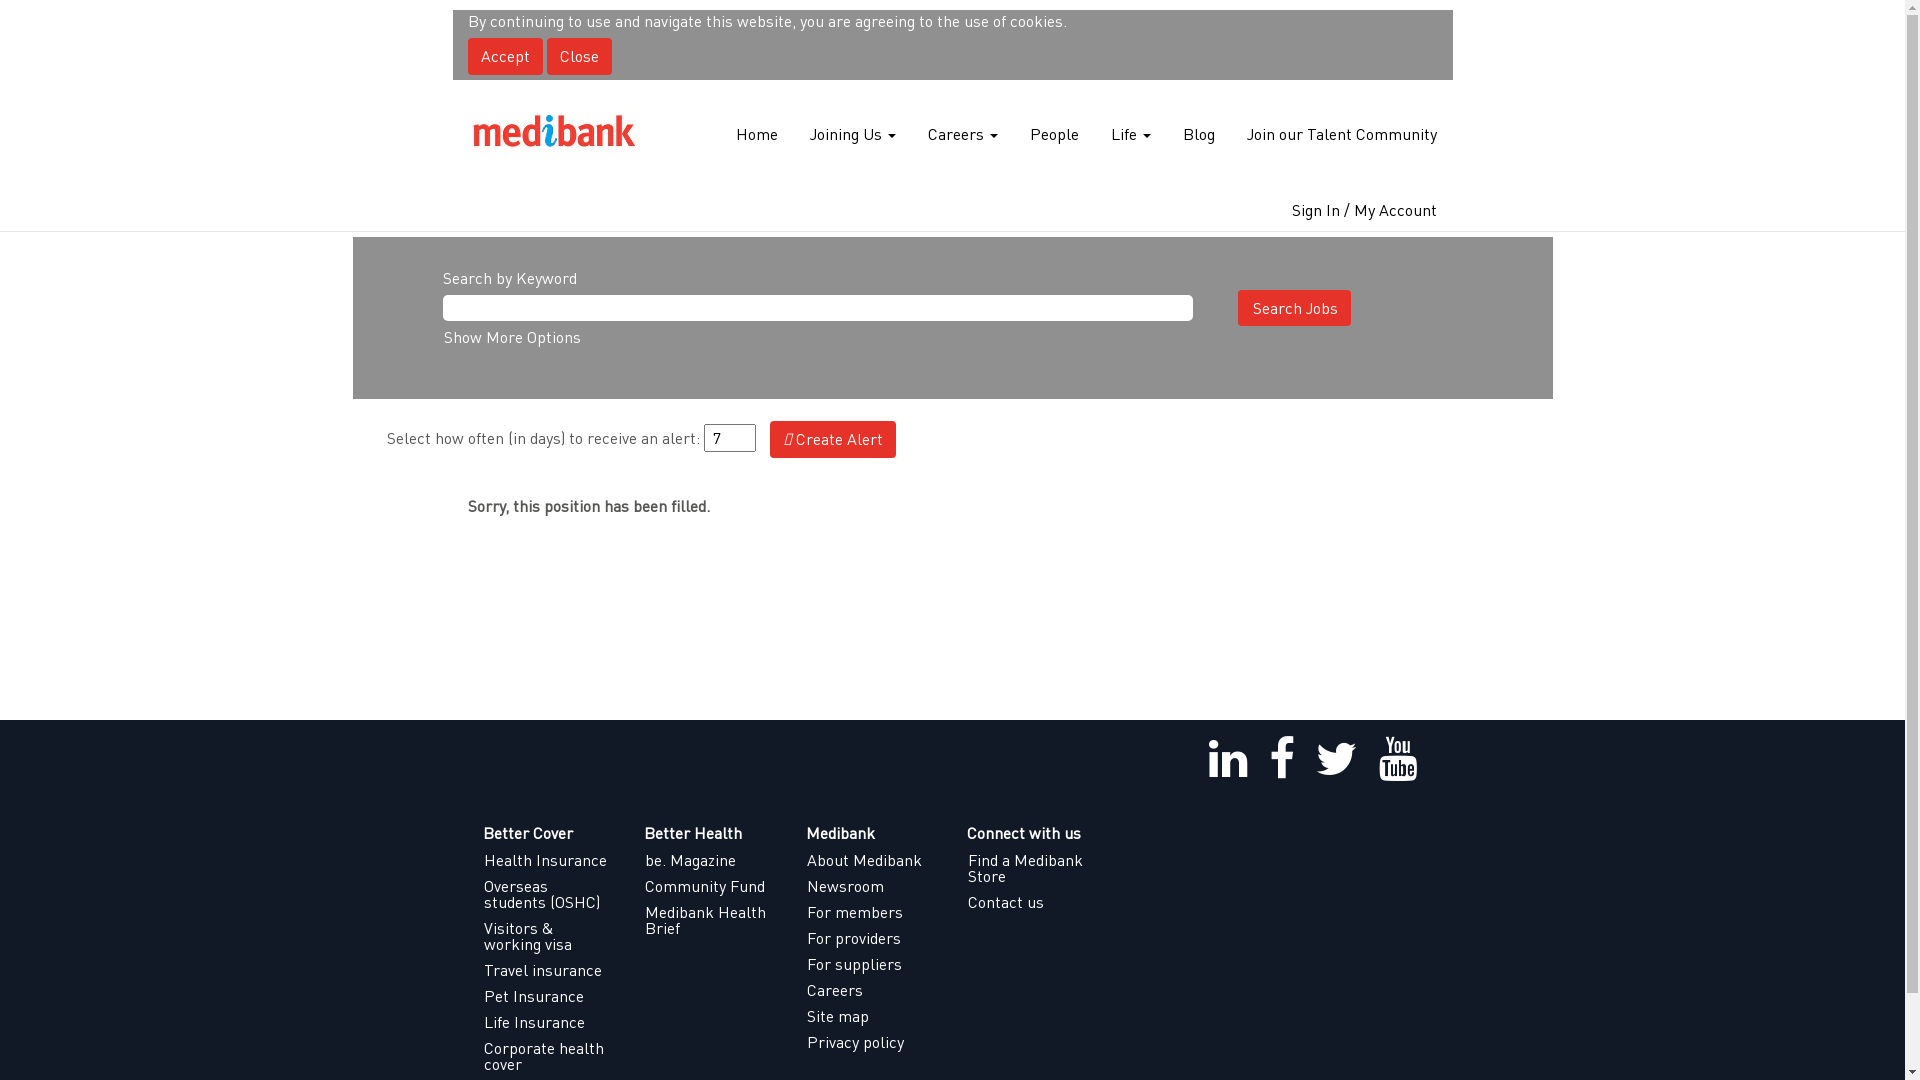 The width and height of the screenshot is (1920, 1080). Describe the element at coordinates (577, 55) in the screenshot. I see `'Close'` at that location.